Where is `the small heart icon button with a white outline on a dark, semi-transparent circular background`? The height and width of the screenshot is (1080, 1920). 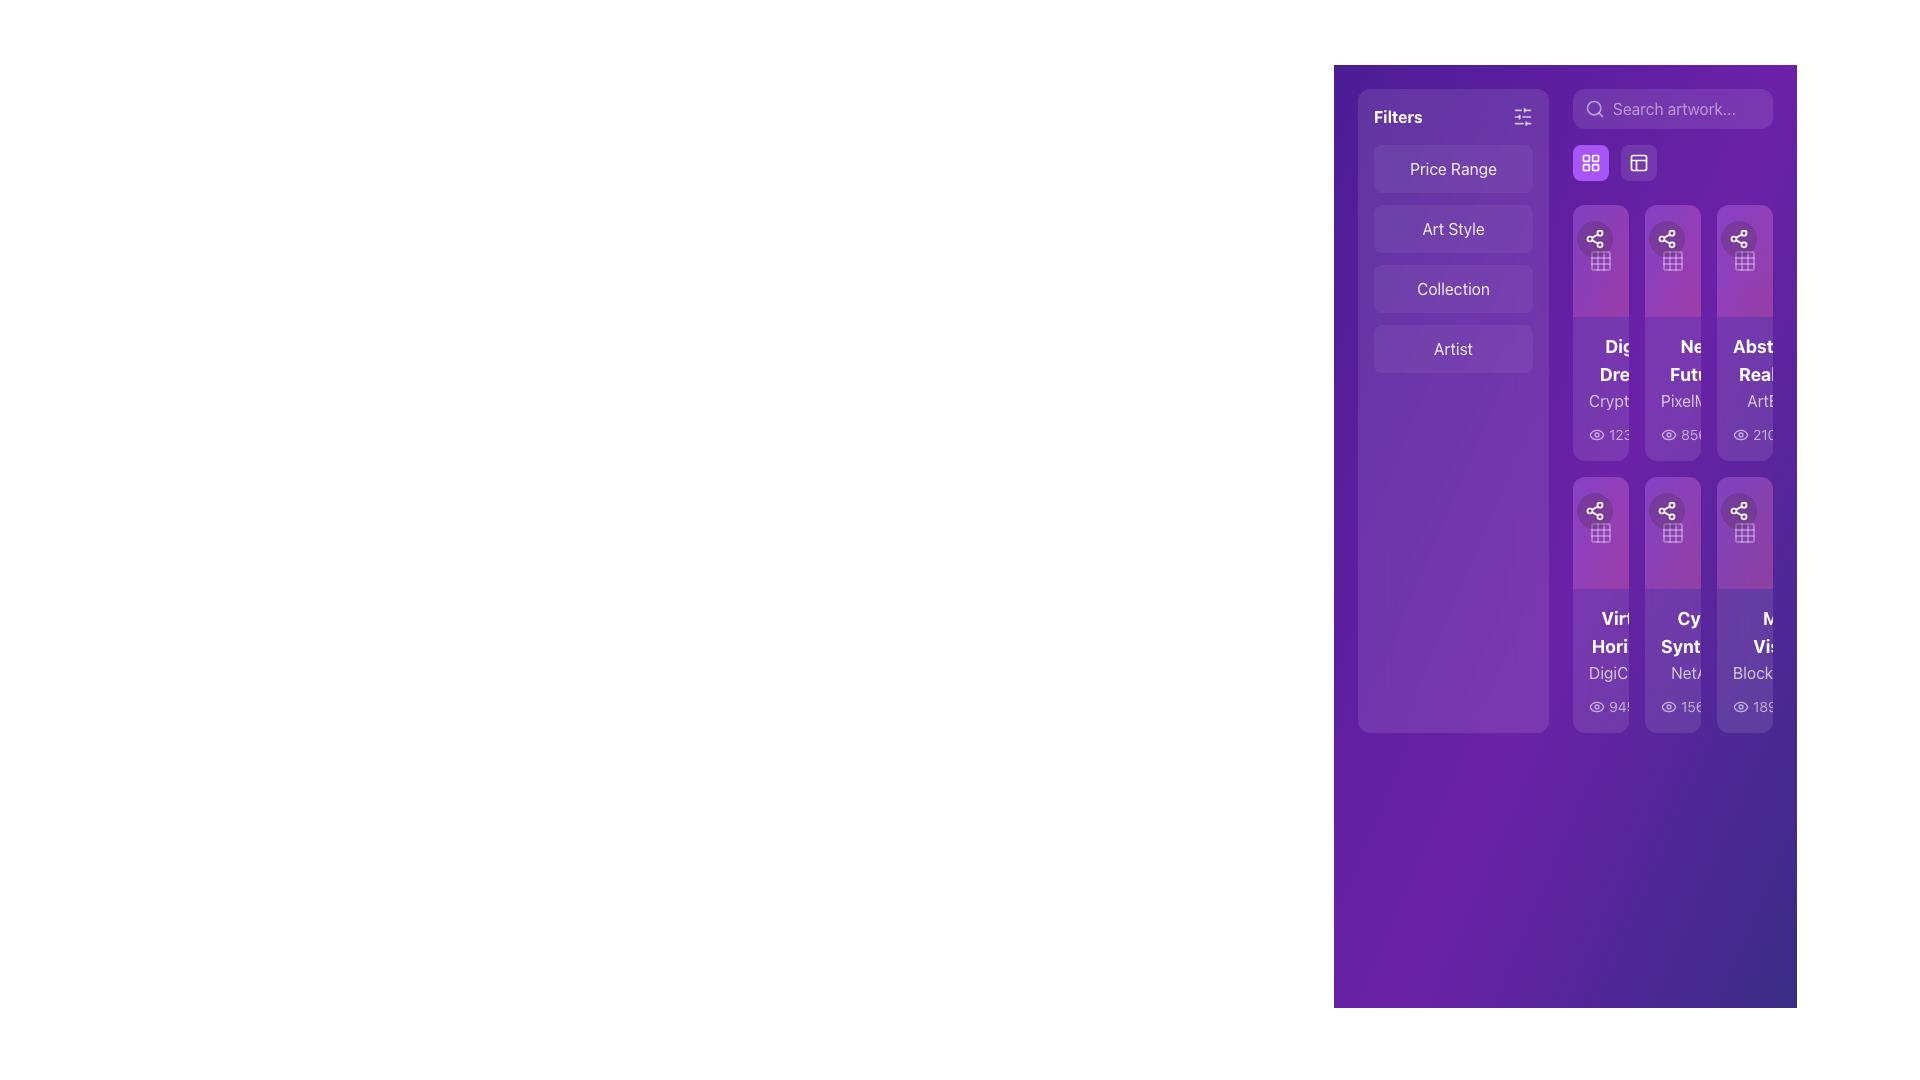
the small heart icon button with a white outline on a dark, semi-transparent circular background is located at coordinates (1693, 238).